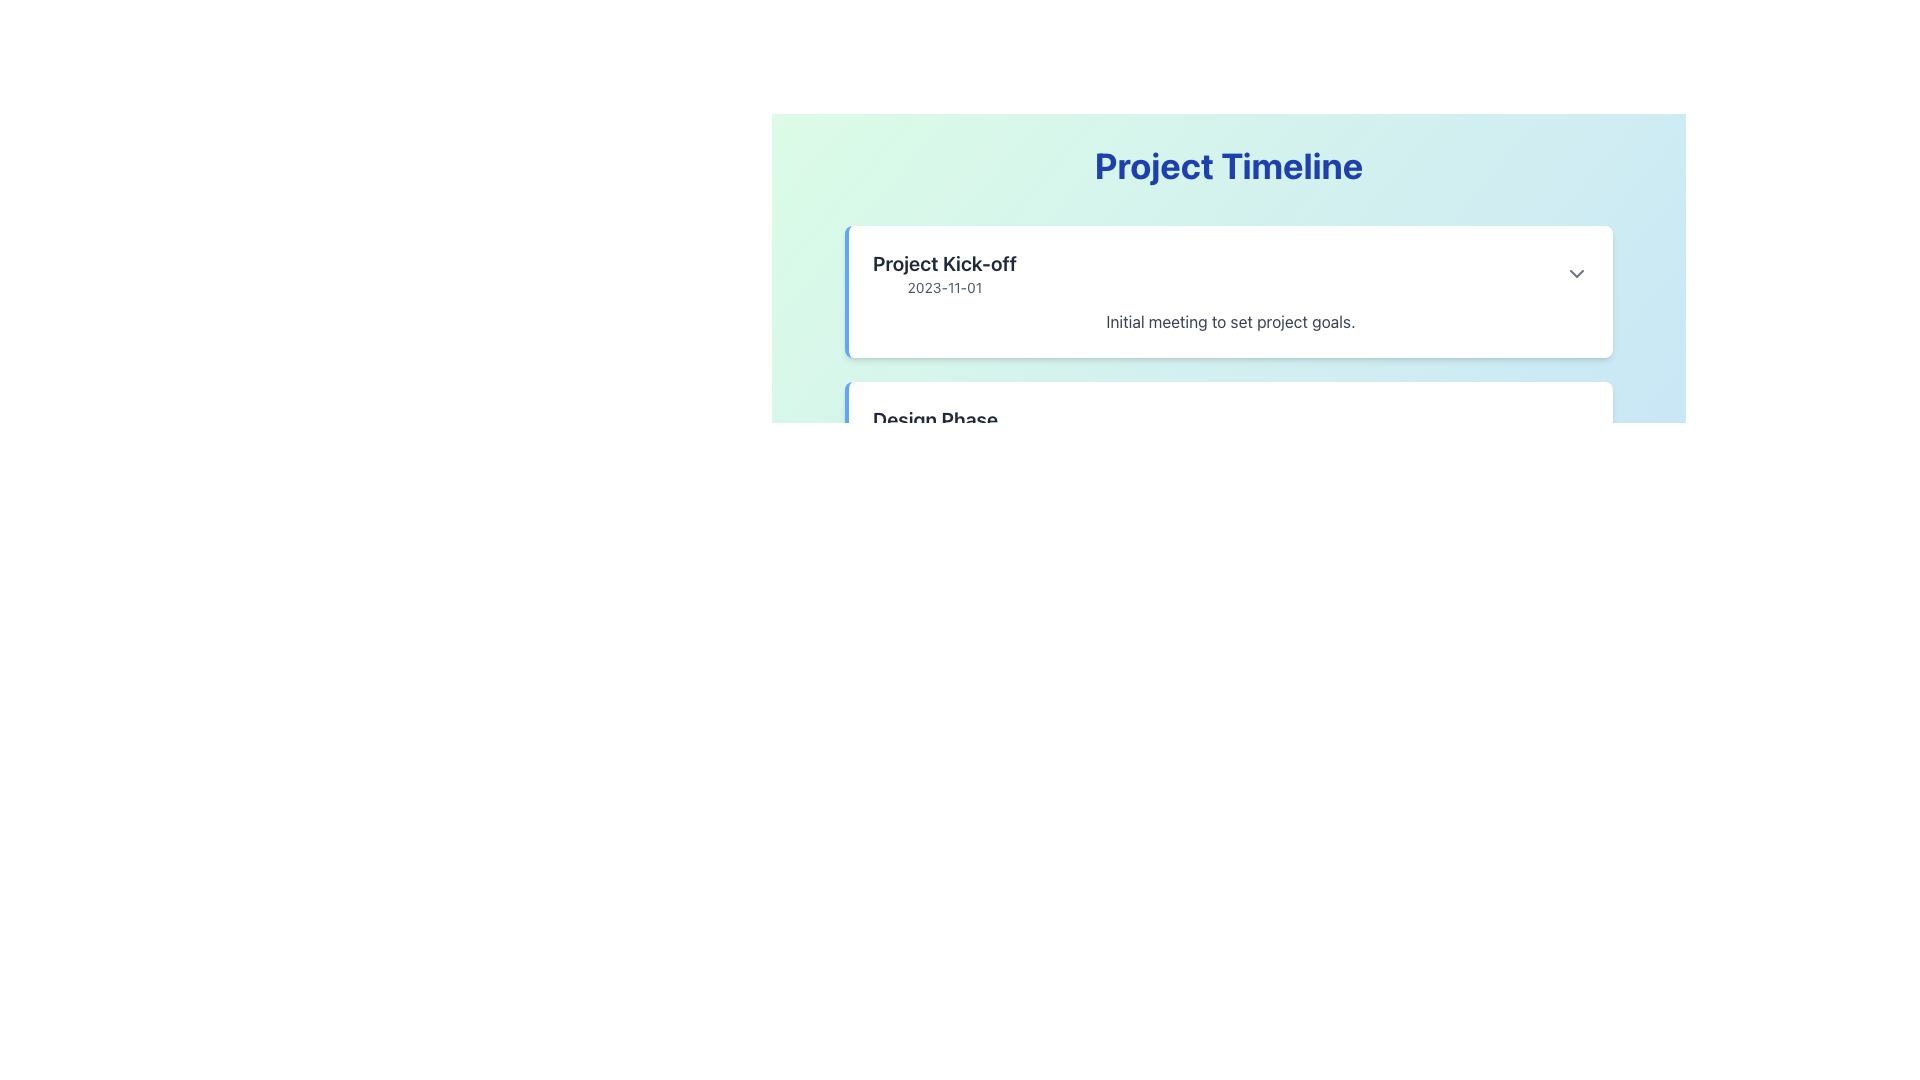 The width and height of the screenshot is (1920, 1080). I want to click on the text element displaying 'Initial meeting to set project goals.' located at the bottom of the 'Project Timeline' interface, so click(1229, 320).